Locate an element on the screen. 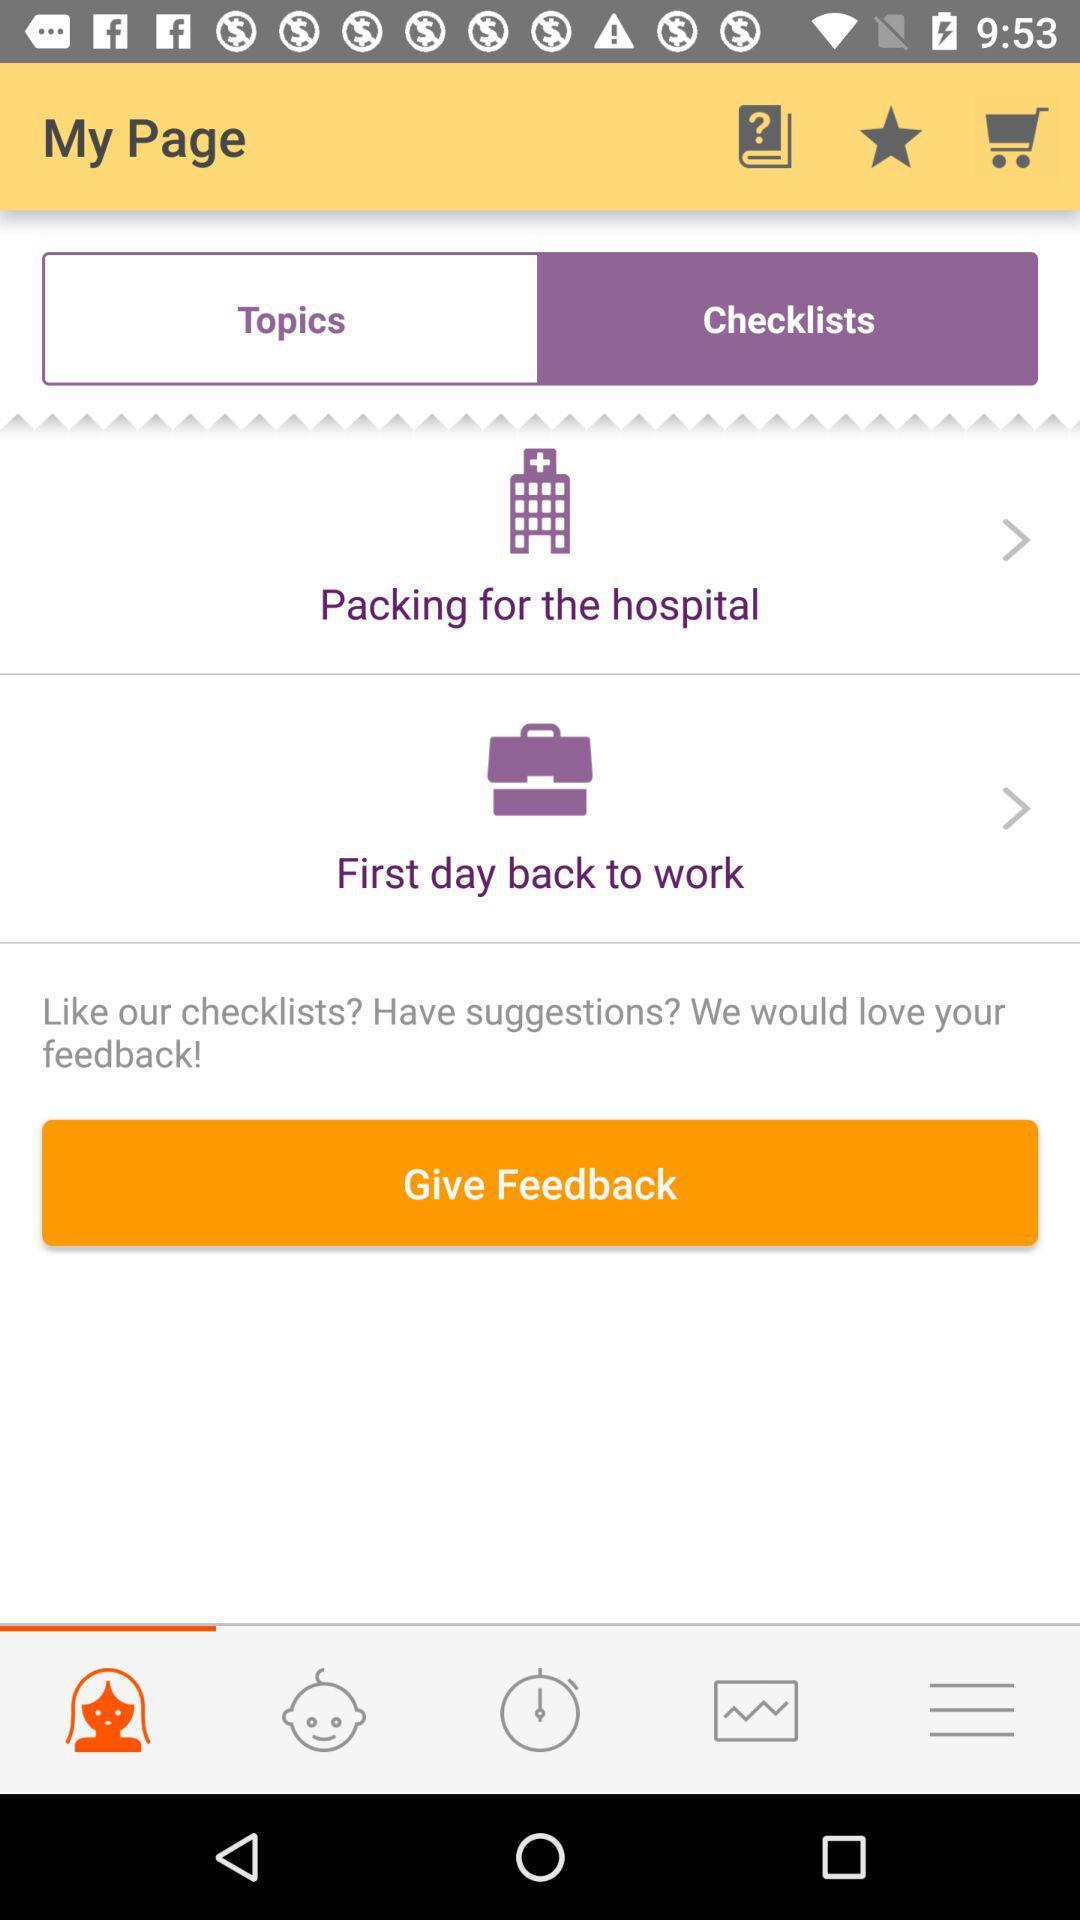 The height and width of the screenshot is (1920, 1080). give feedback is located at coordinates (540, 1182).